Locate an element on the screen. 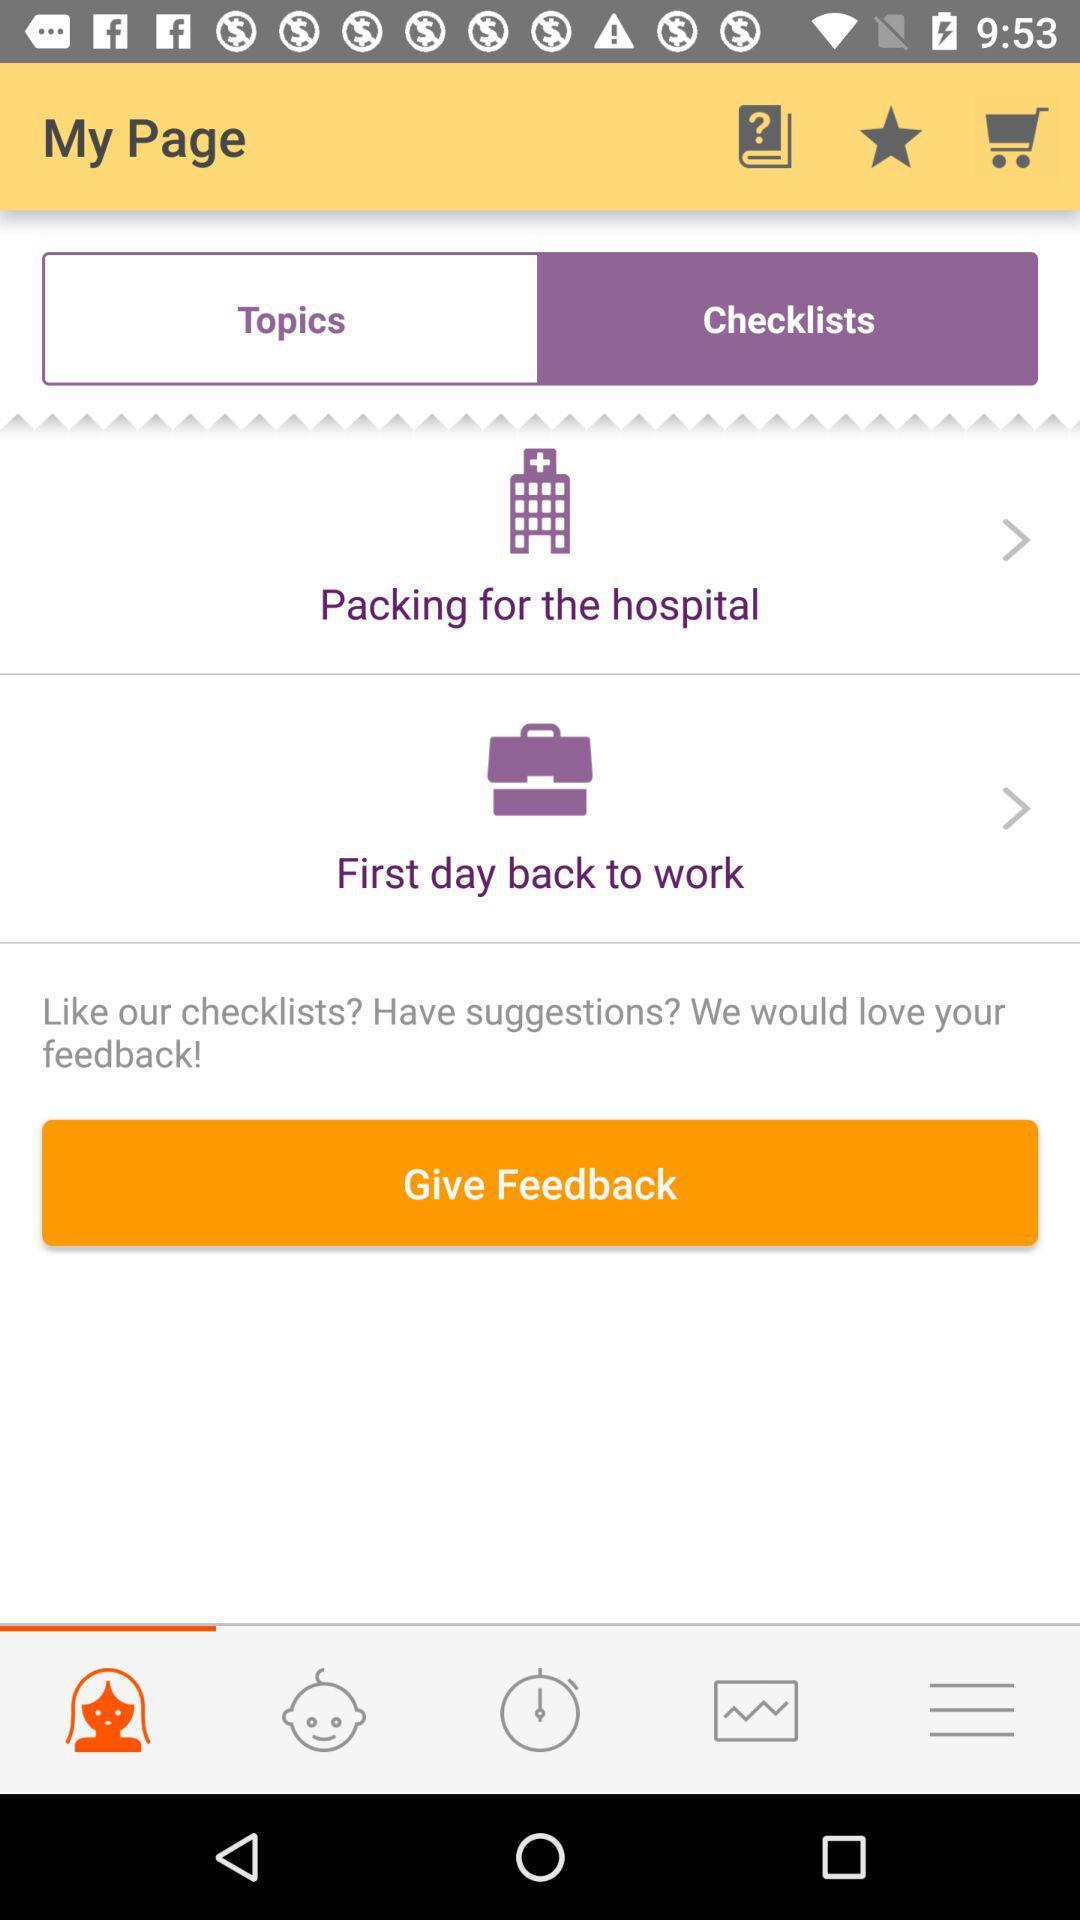 The height and width of the screenshot is (1920, 1080). give feedback is located at coordinates (540, 1182).